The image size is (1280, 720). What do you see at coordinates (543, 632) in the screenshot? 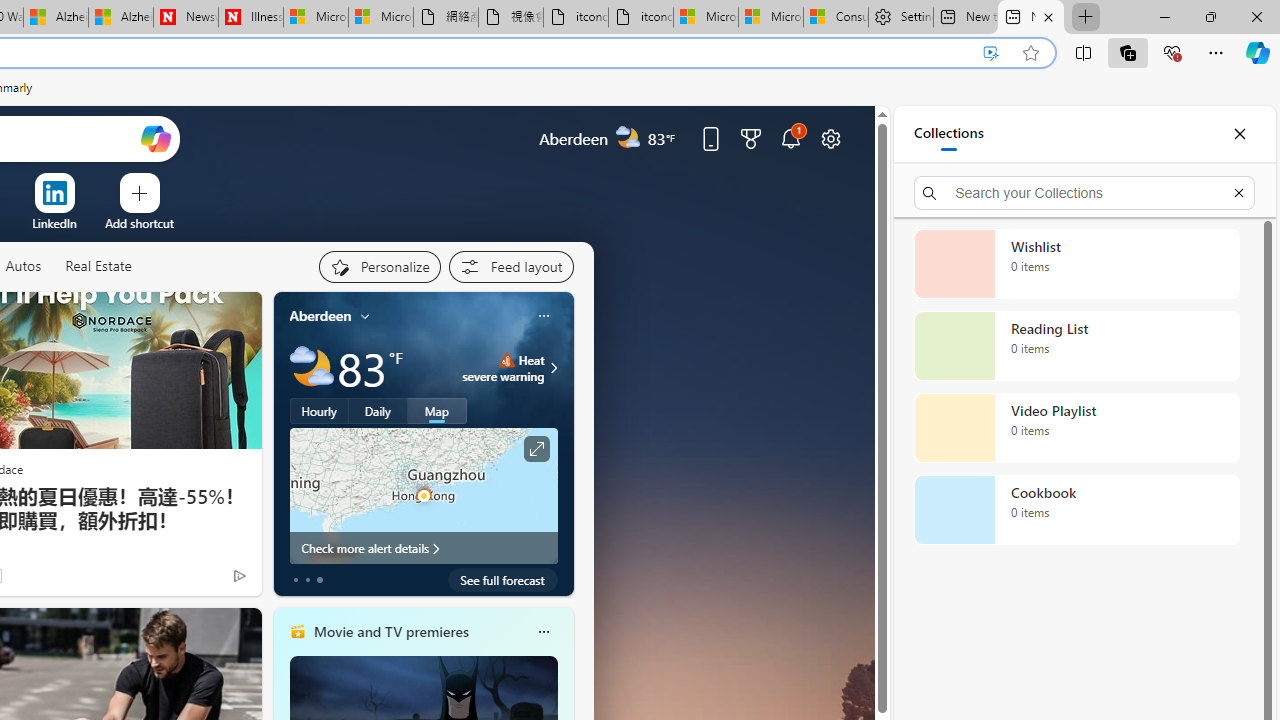
I see `'Class: icon-img'` at bounding box center [543, 632].